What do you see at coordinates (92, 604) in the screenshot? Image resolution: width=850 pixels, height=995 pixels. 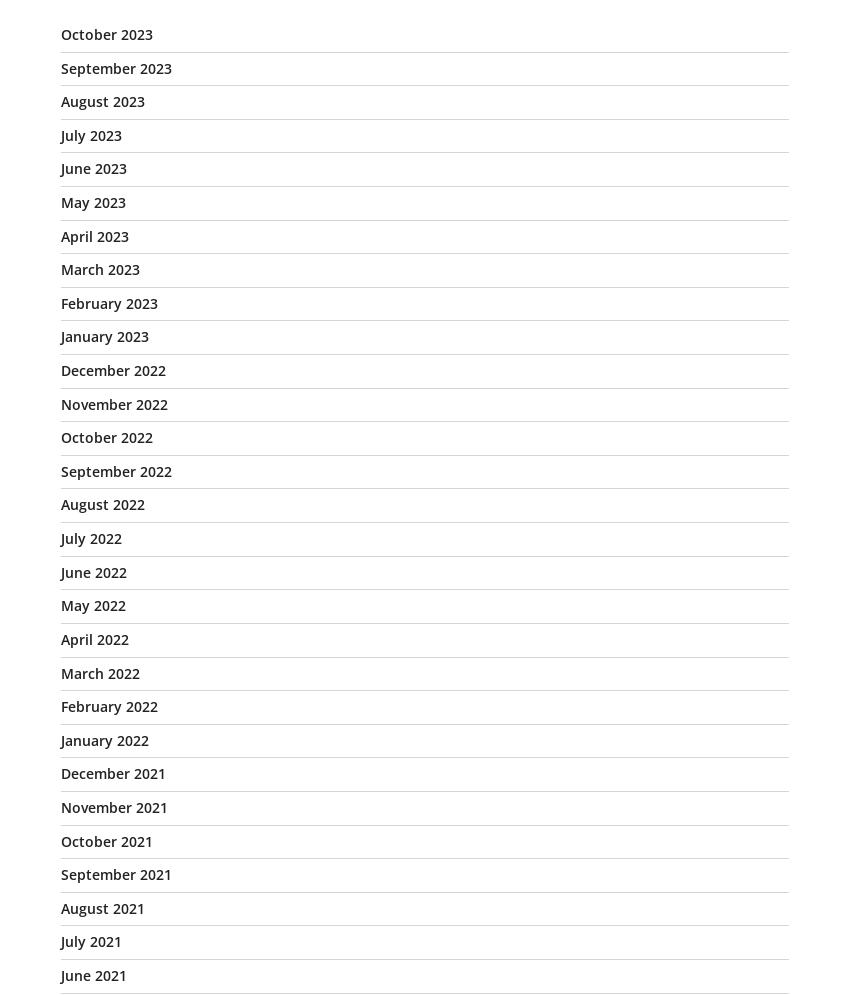 I see `'May 2022'` at bounding box center [92, 604].